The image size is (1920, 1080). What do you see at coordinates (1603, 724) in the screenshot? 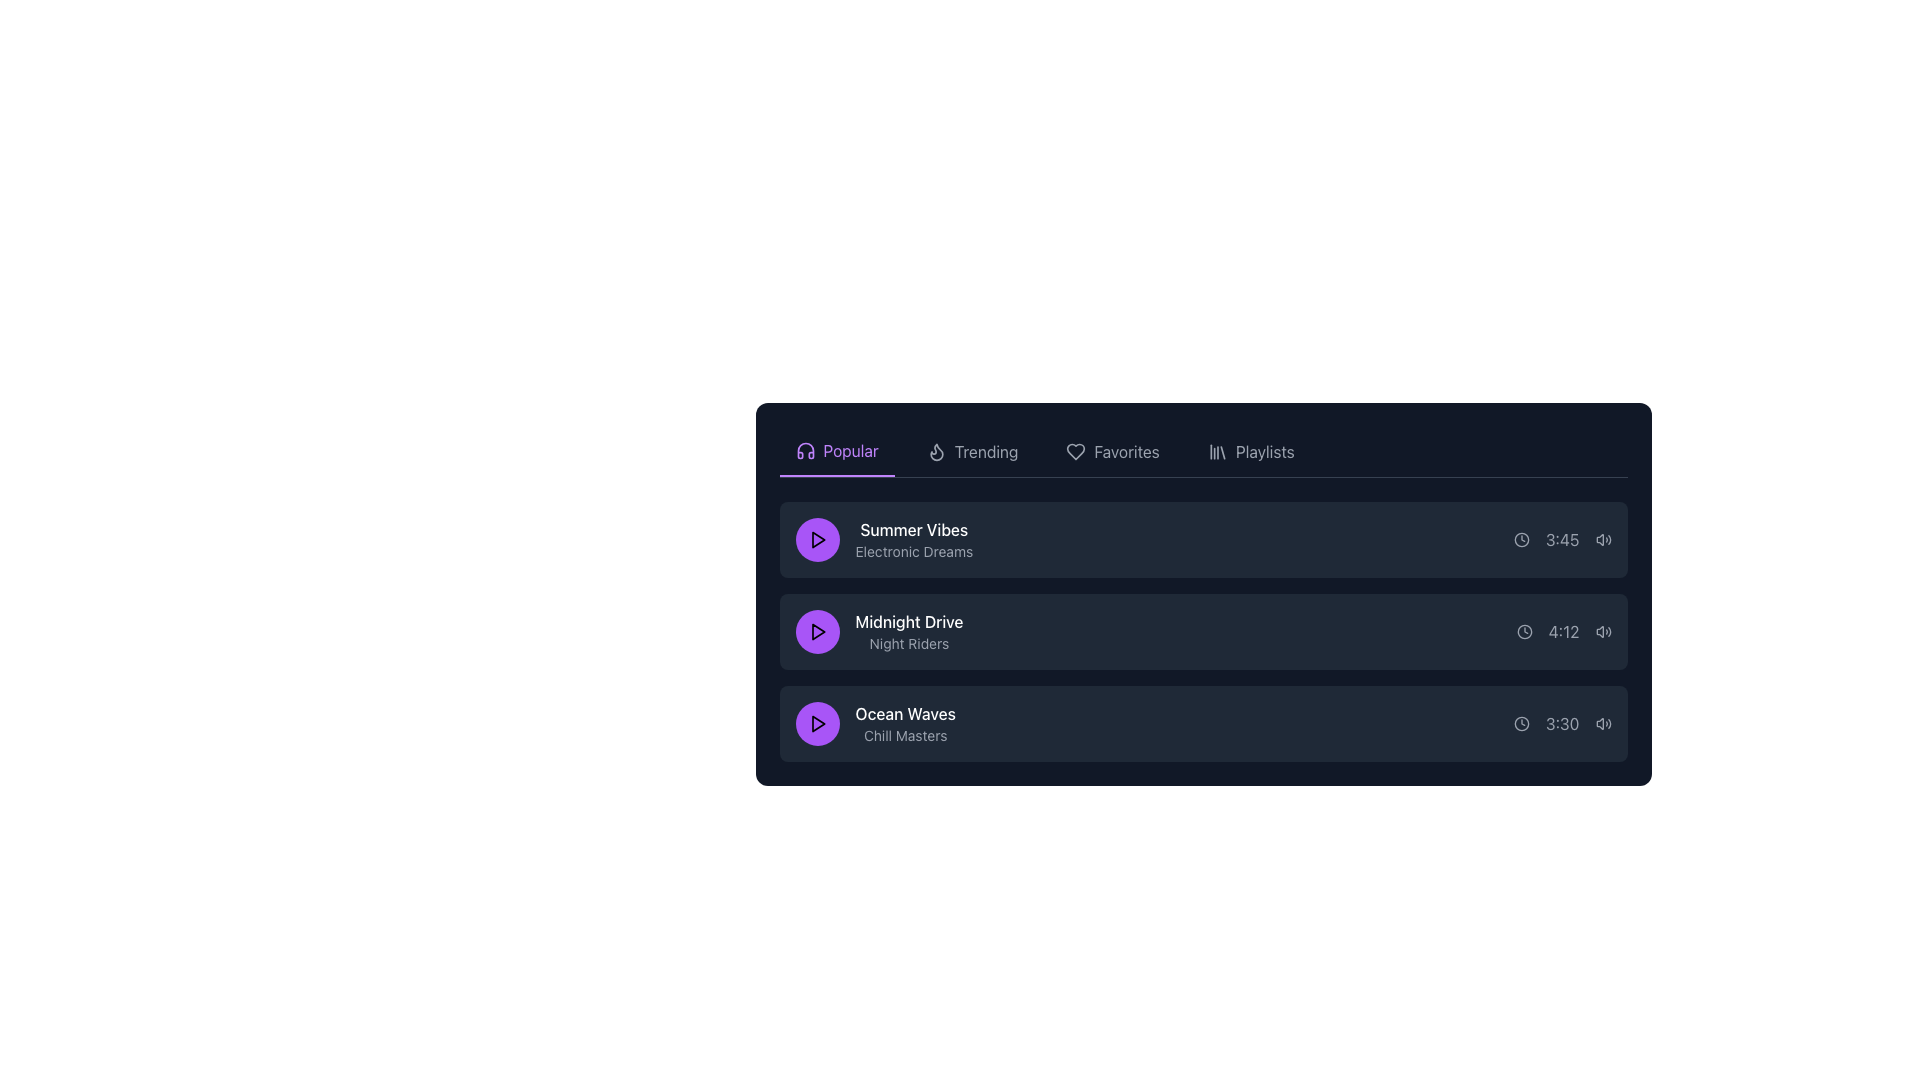
I see `the volume control button located at the far right of the 'Ocean Waves' track row` at bounding box center [1603, 724].